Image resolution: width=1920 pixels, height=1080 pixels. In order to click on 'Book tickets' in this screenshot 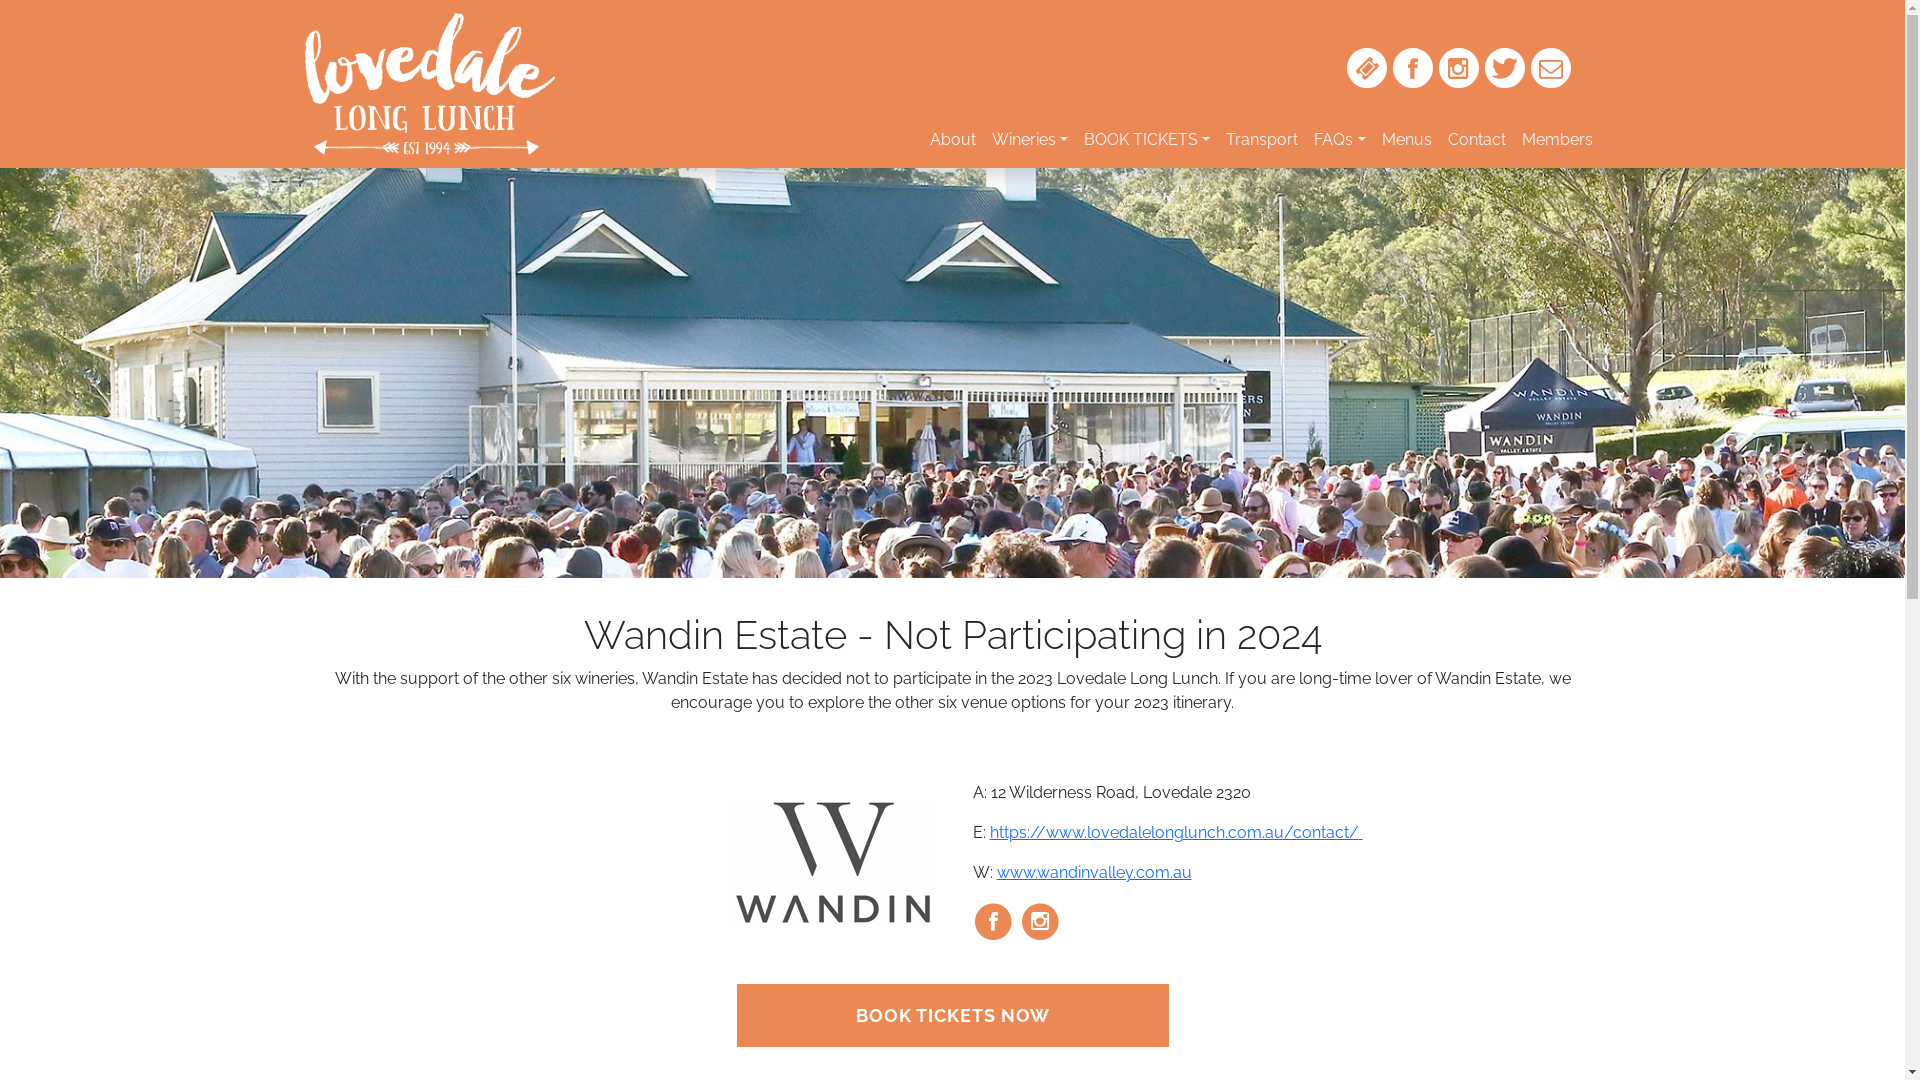, I will do `click(1365, 67)`.